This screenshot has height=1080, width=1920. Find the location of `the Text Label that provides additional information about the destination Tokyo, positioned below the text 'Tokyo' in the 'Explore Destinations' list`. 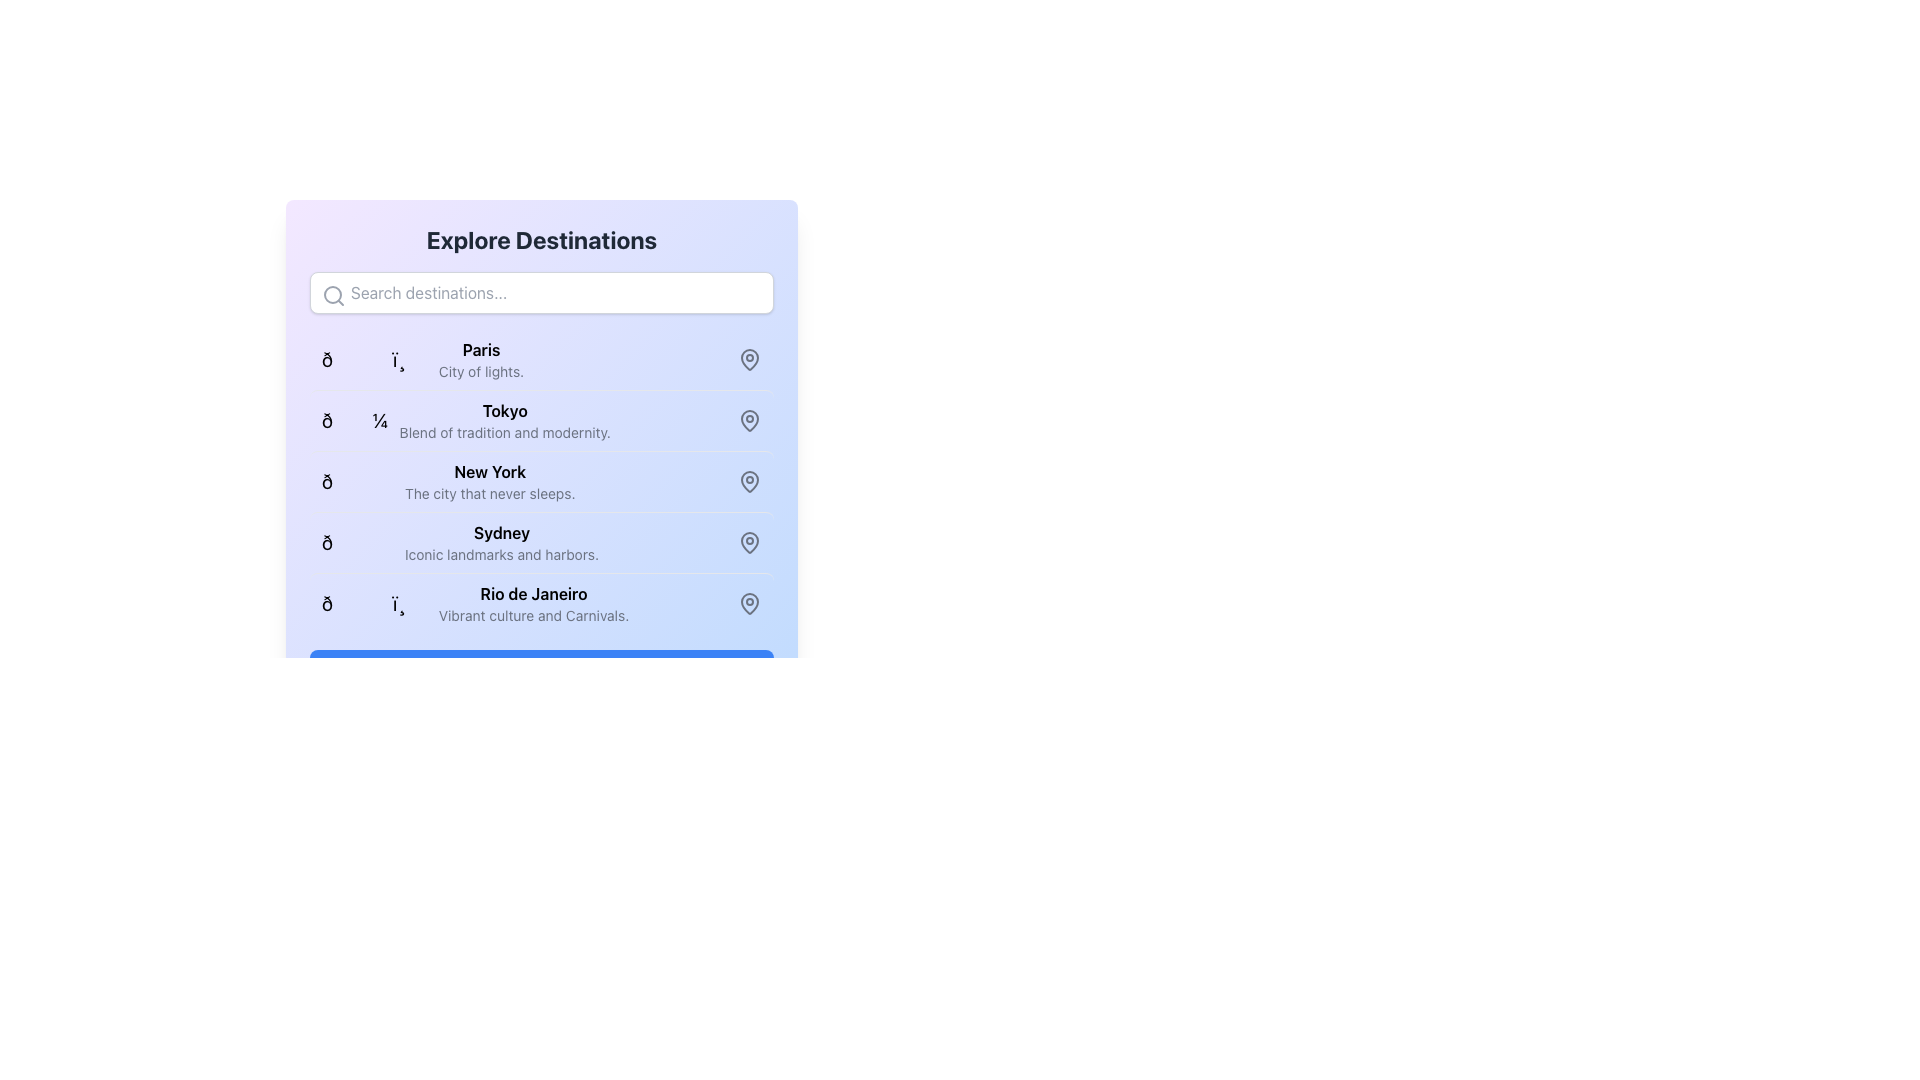

the Text Label that provides additional information about the destination Tokyo, positioned below the text 'Tokyo' in the 'Explore Destinations' list is located at coordinates (505, 431).